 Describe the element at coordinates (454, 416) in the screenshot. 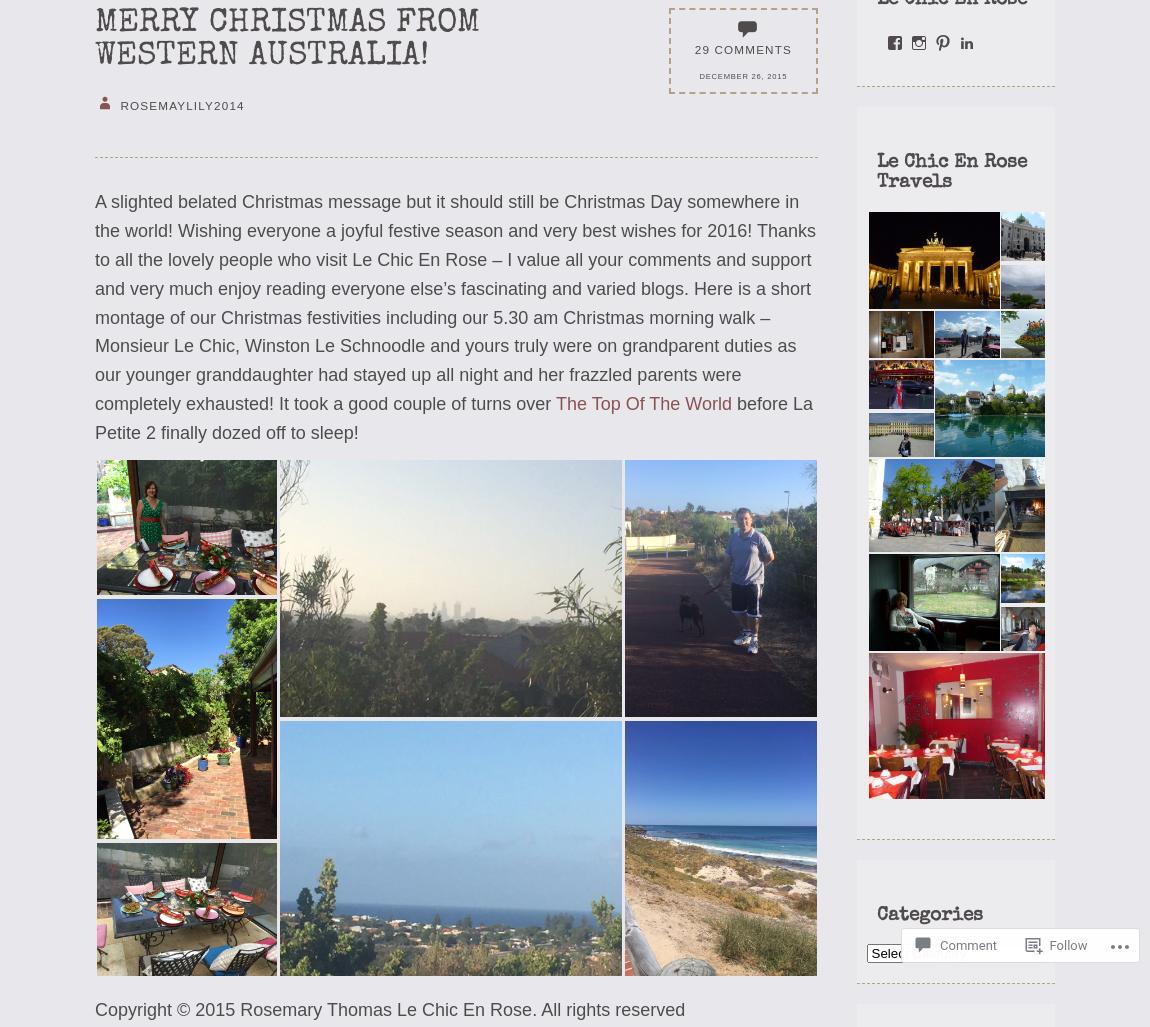

I see `'before La Petite 2 finally dozed off to sleep!'` at that location.